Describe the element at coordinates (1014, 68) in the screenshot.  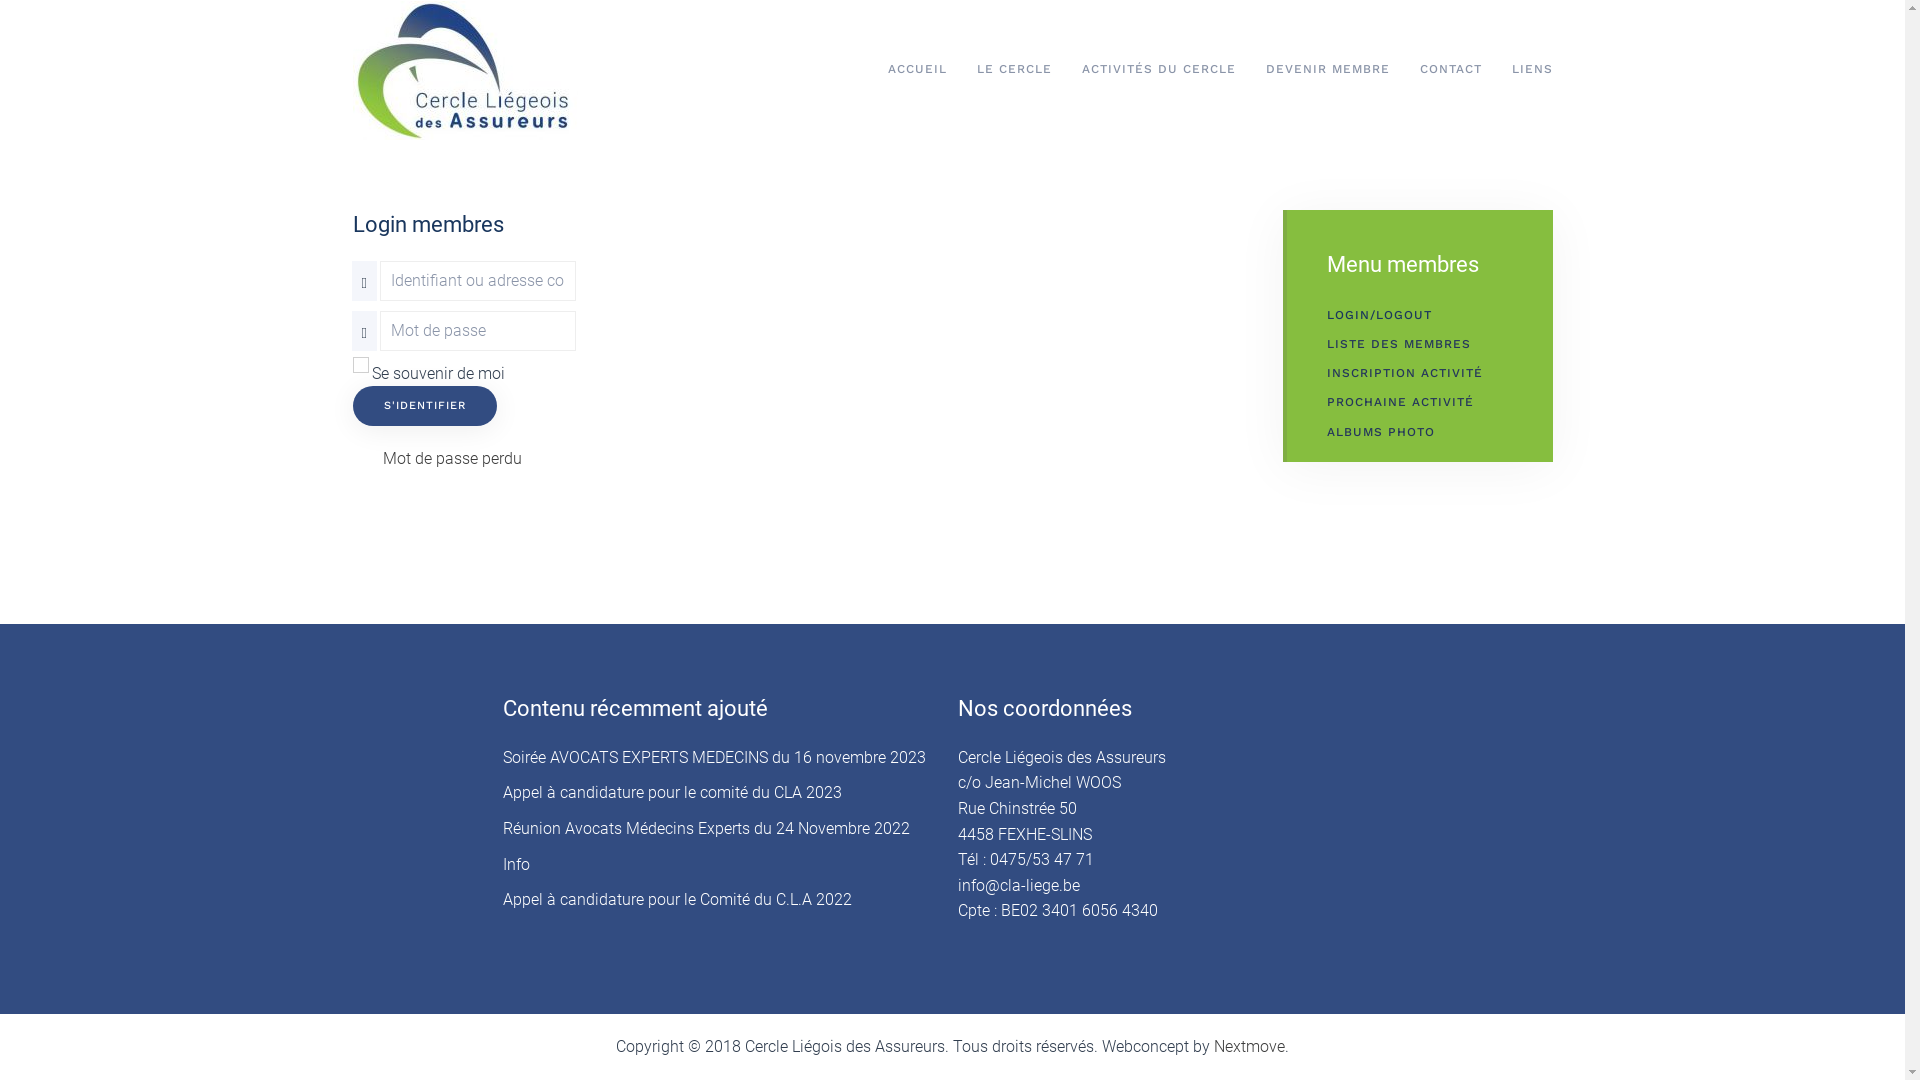
I see `'LE CERCLE'` at that location.